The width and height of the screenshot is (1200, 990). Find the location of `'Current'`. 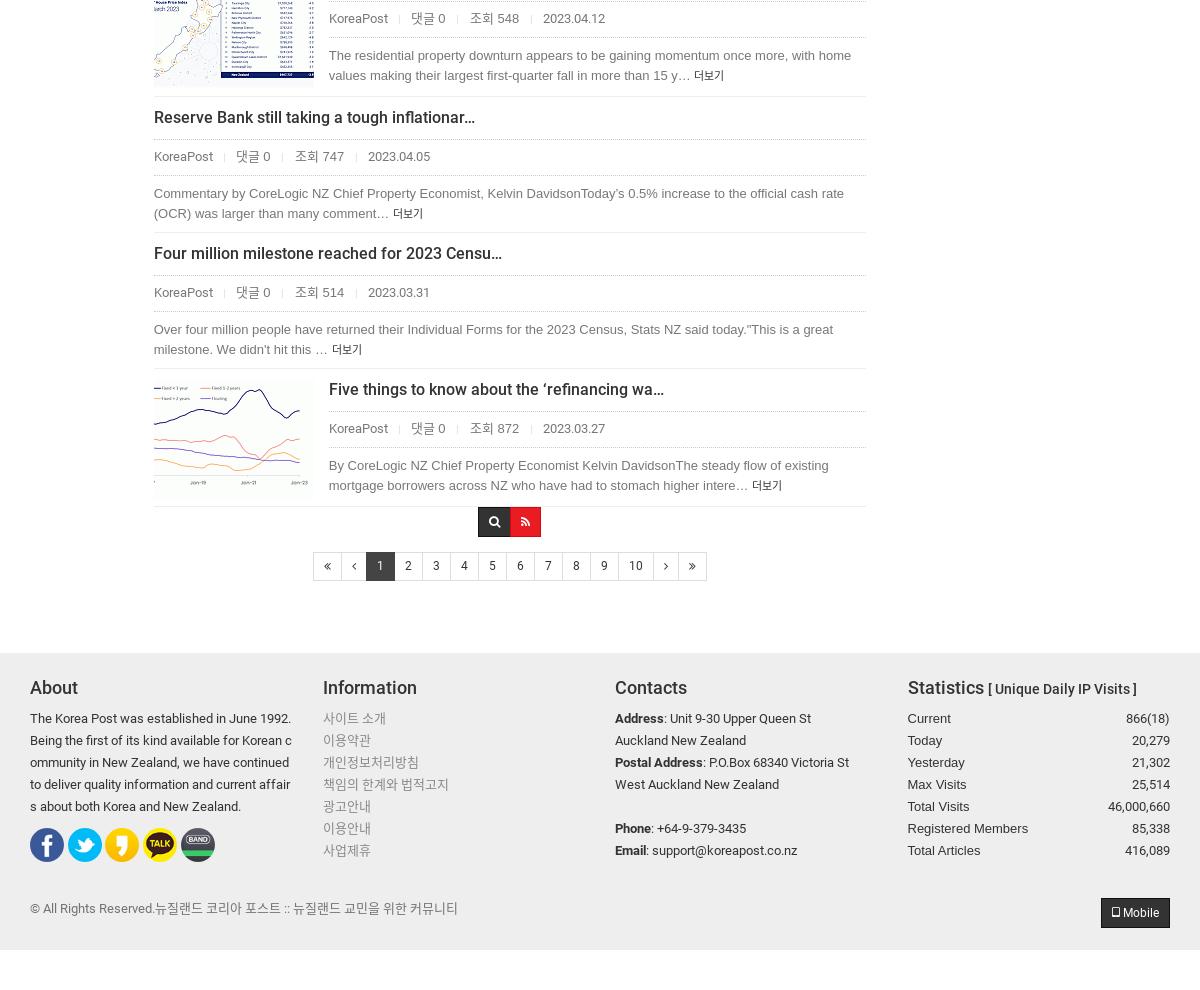

'Current' is located at coordinates (928, 716).